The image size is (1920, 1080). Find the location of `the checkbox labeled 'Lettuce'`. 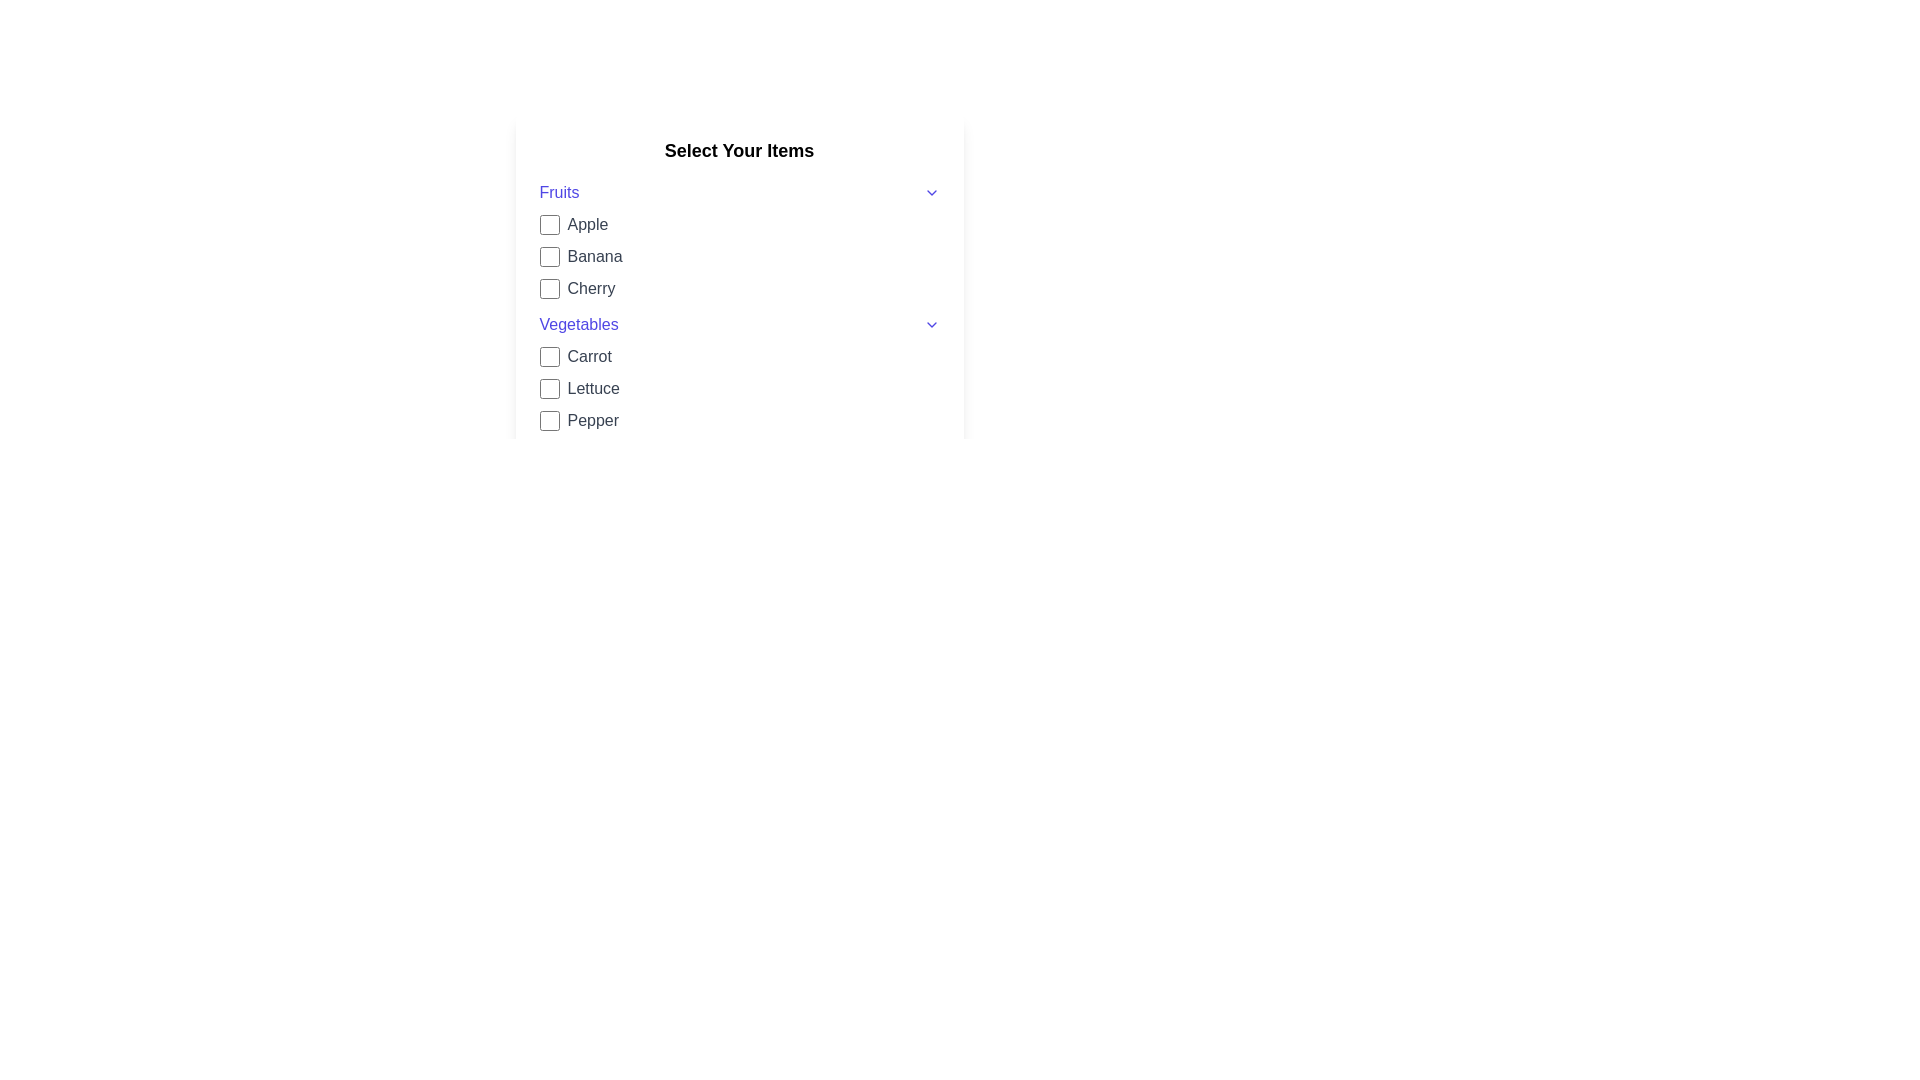

the checkbox labeled 'Lettuce' is located at coordinates (738, 389).